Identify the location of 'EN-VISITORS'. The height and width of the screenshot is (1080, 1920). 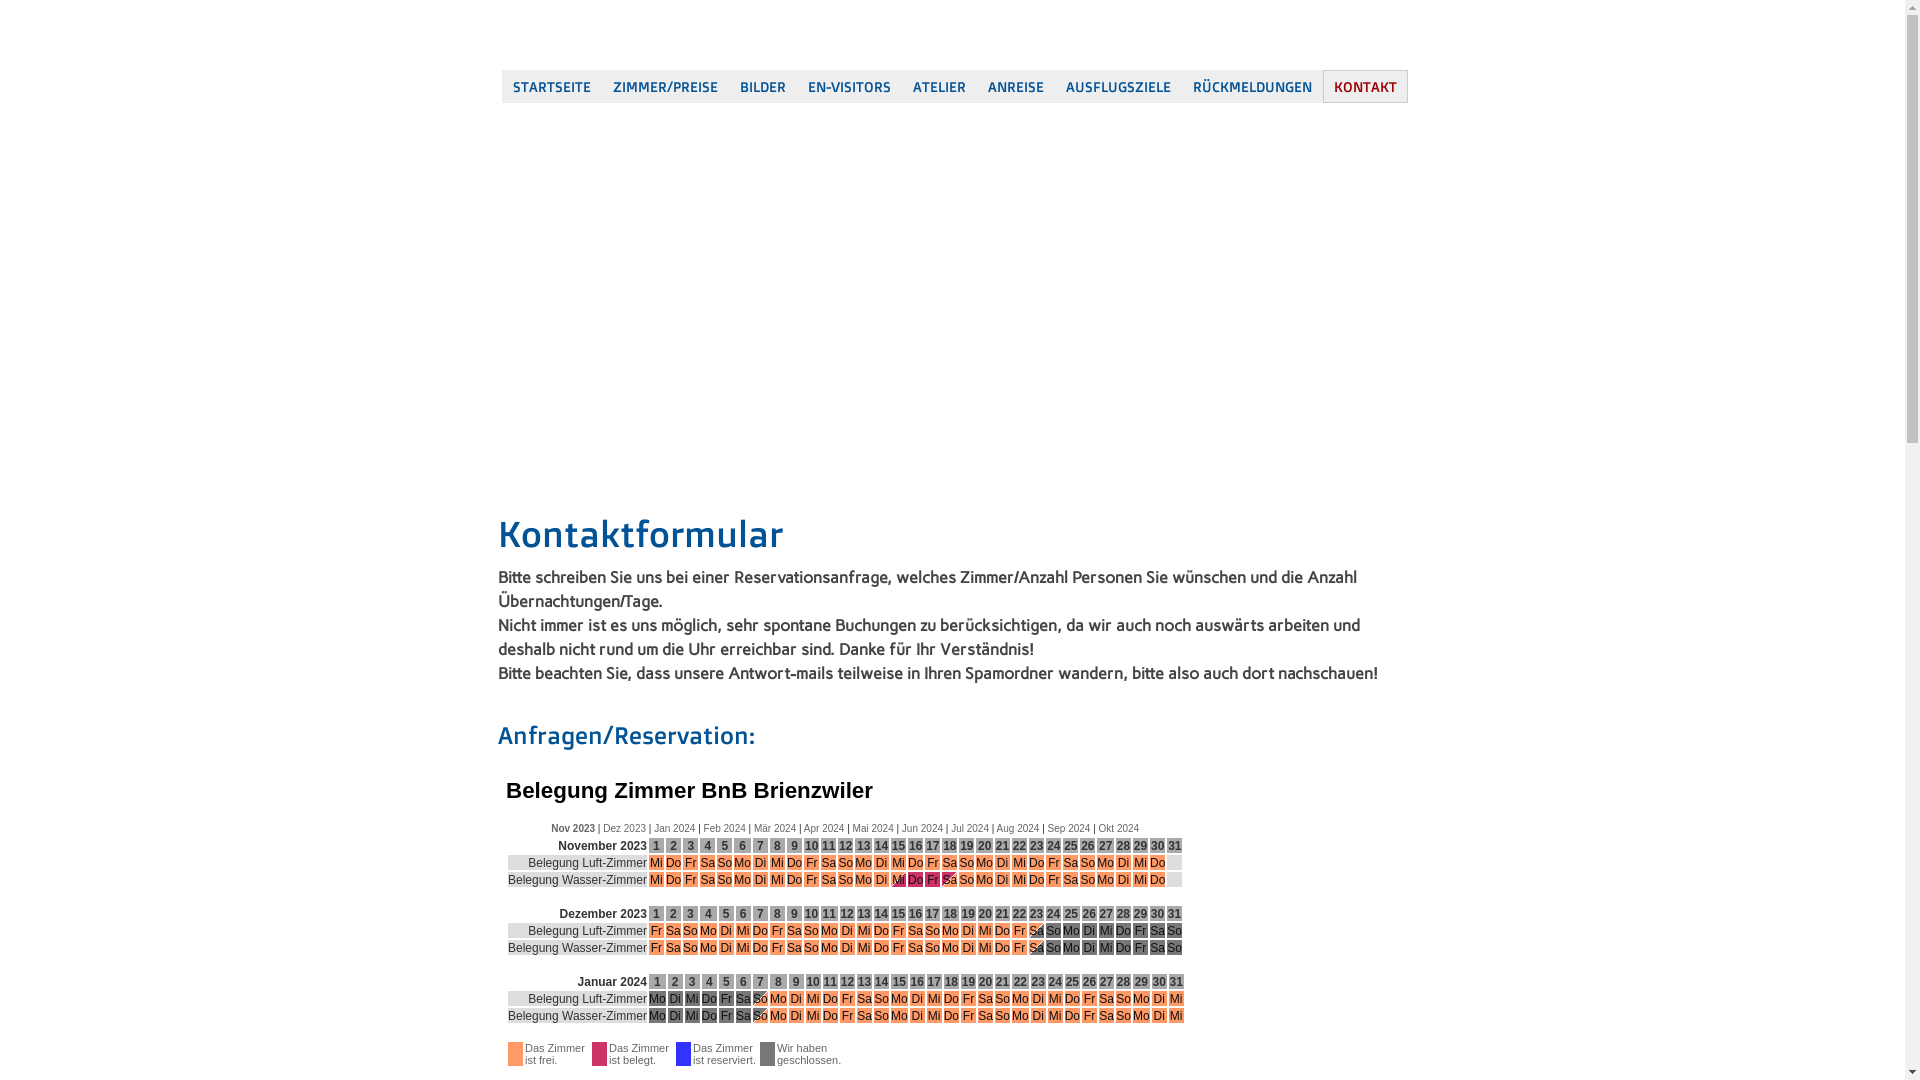
(795, 85).